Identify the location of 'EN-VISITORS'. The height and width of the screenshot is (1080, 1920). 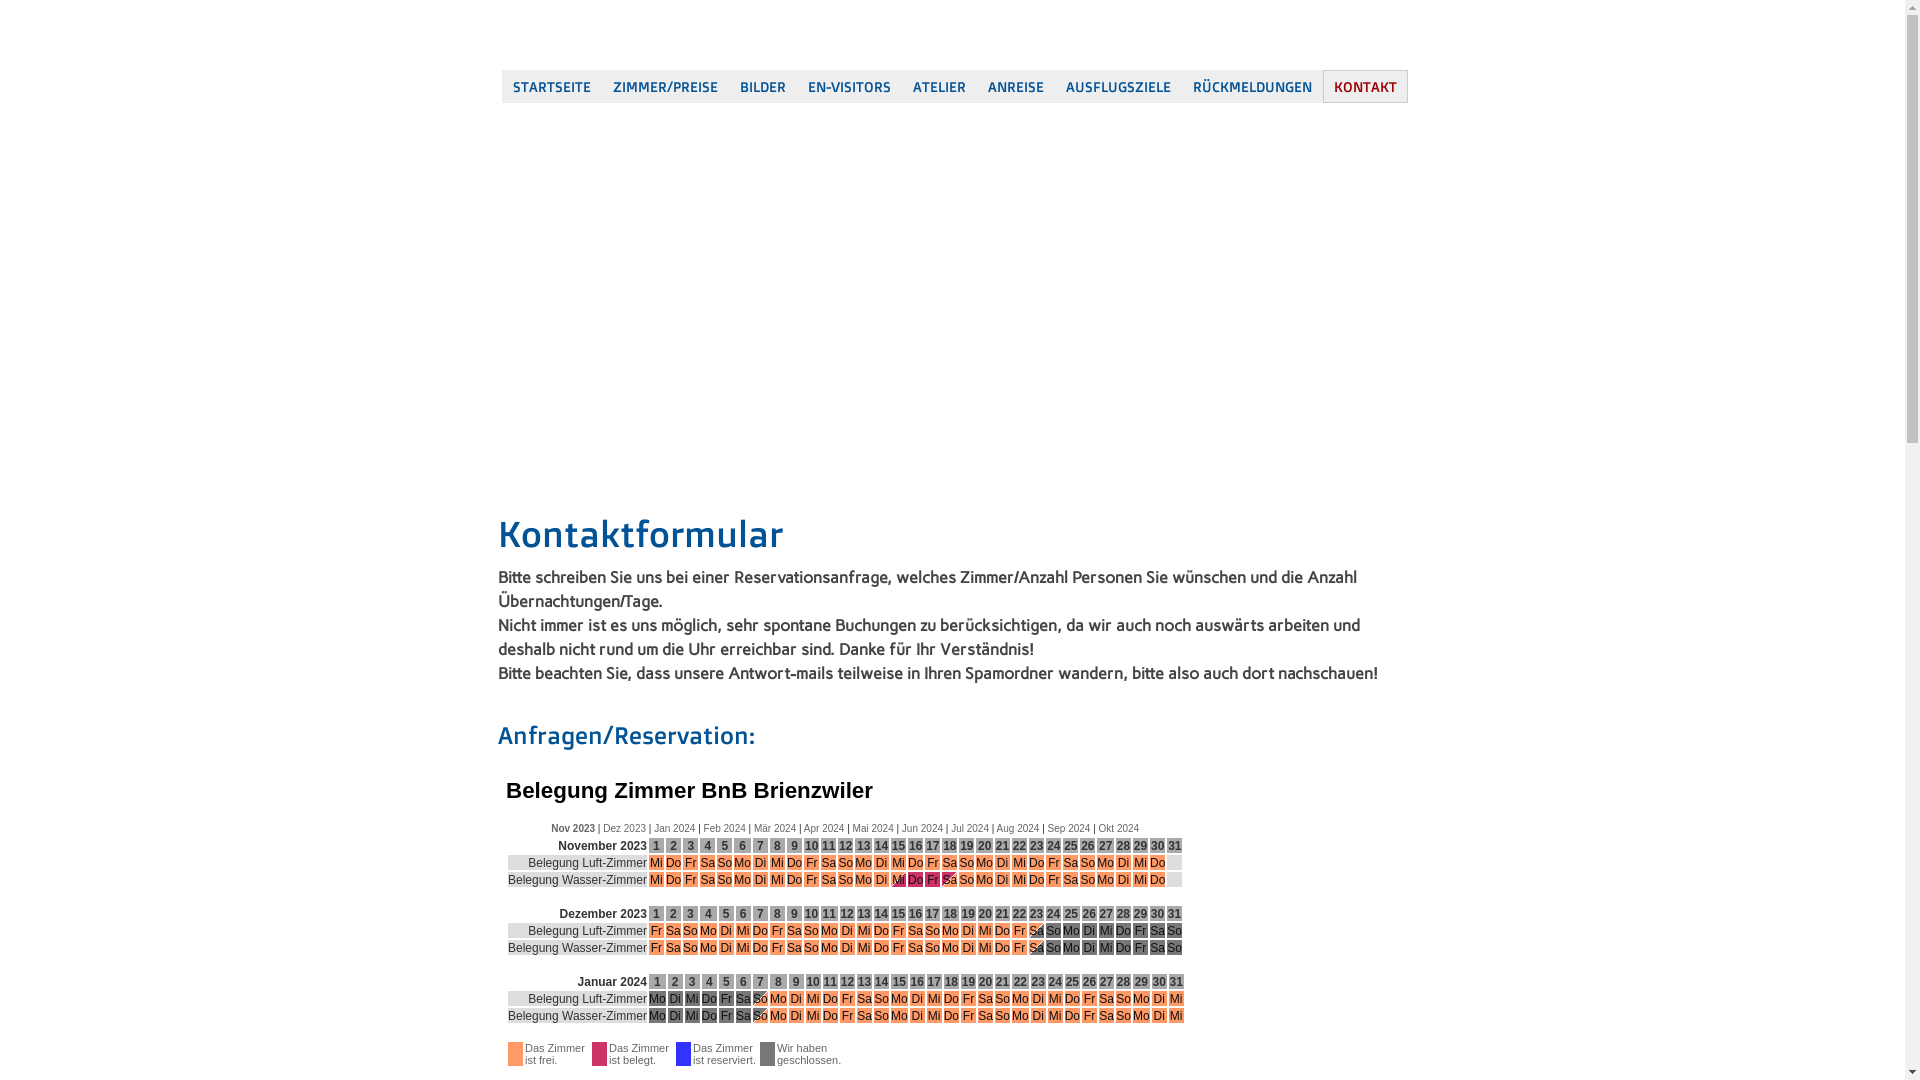
(795, 85).